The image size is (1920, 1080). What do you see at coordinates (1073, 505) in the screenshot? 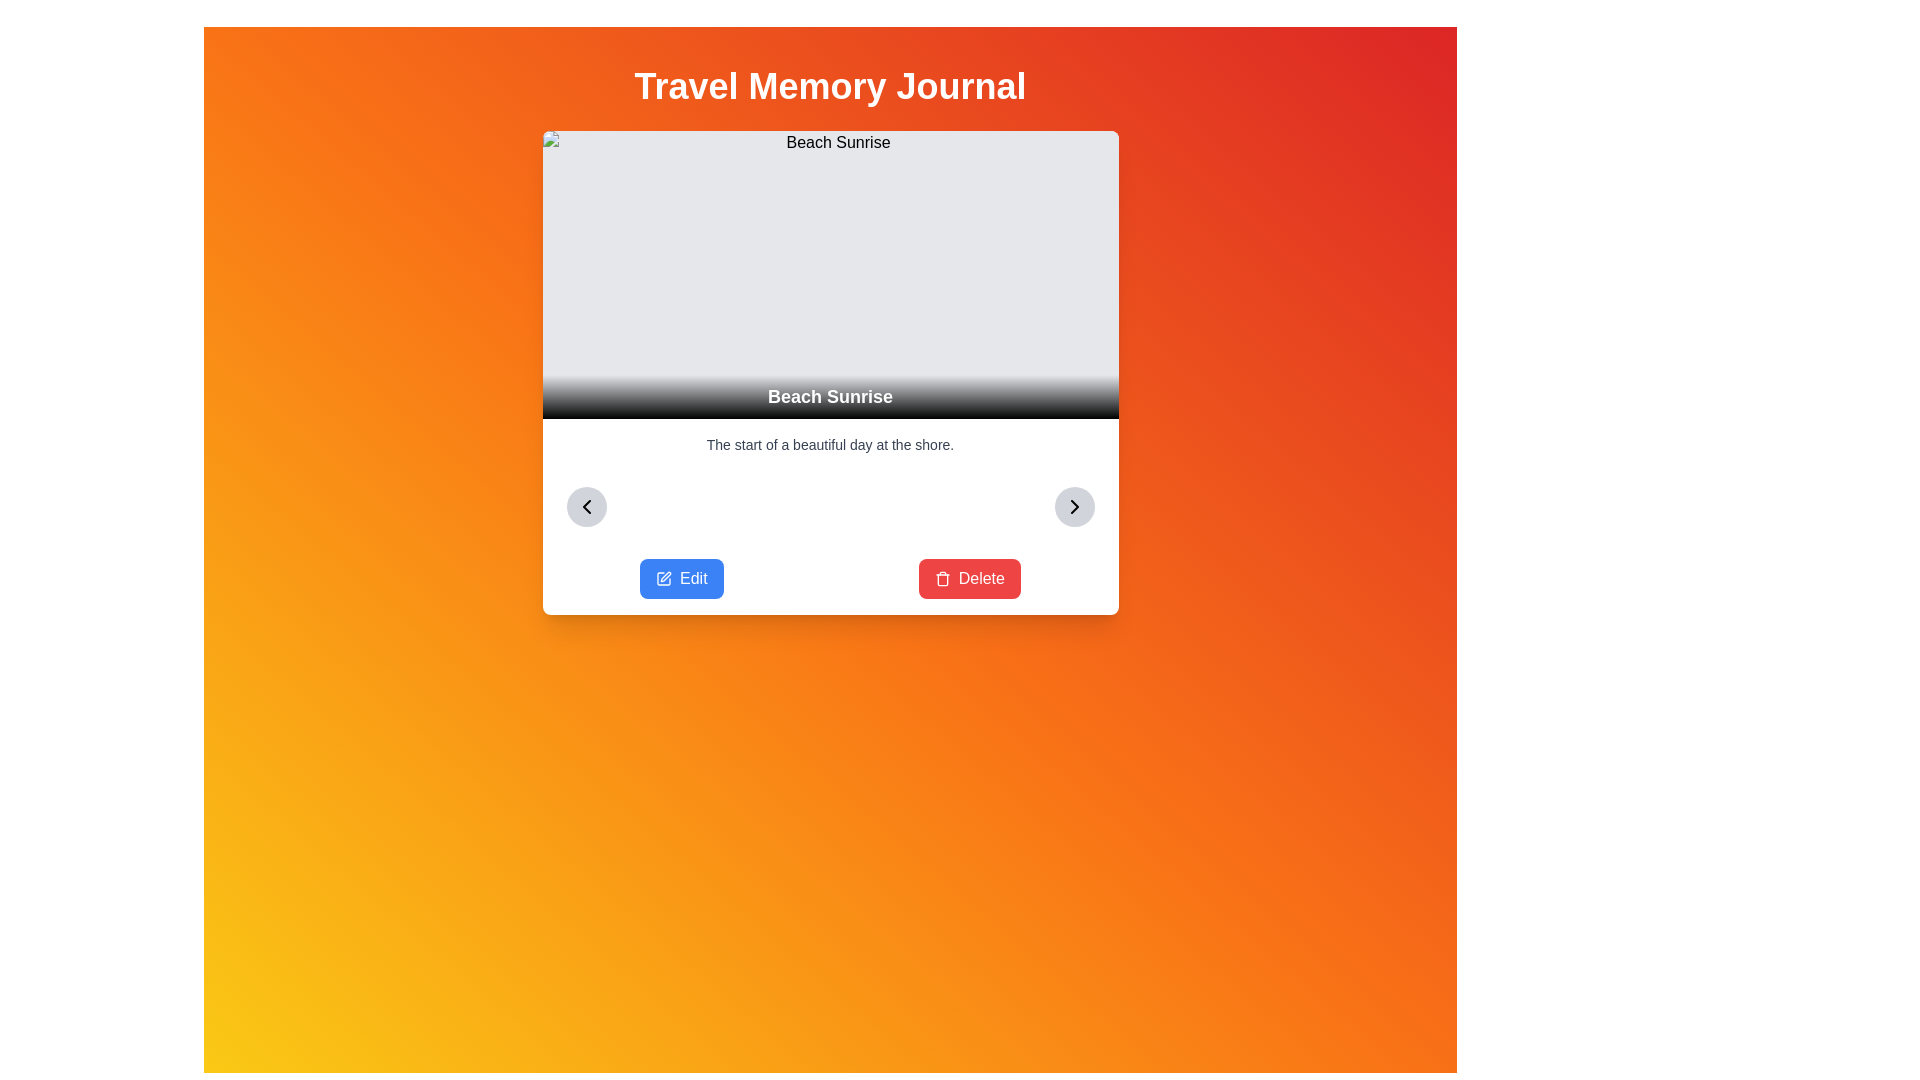
I see `the second circular button with a light gray background and a right-pointing arrow icon` at bounding box center [1073, 505].